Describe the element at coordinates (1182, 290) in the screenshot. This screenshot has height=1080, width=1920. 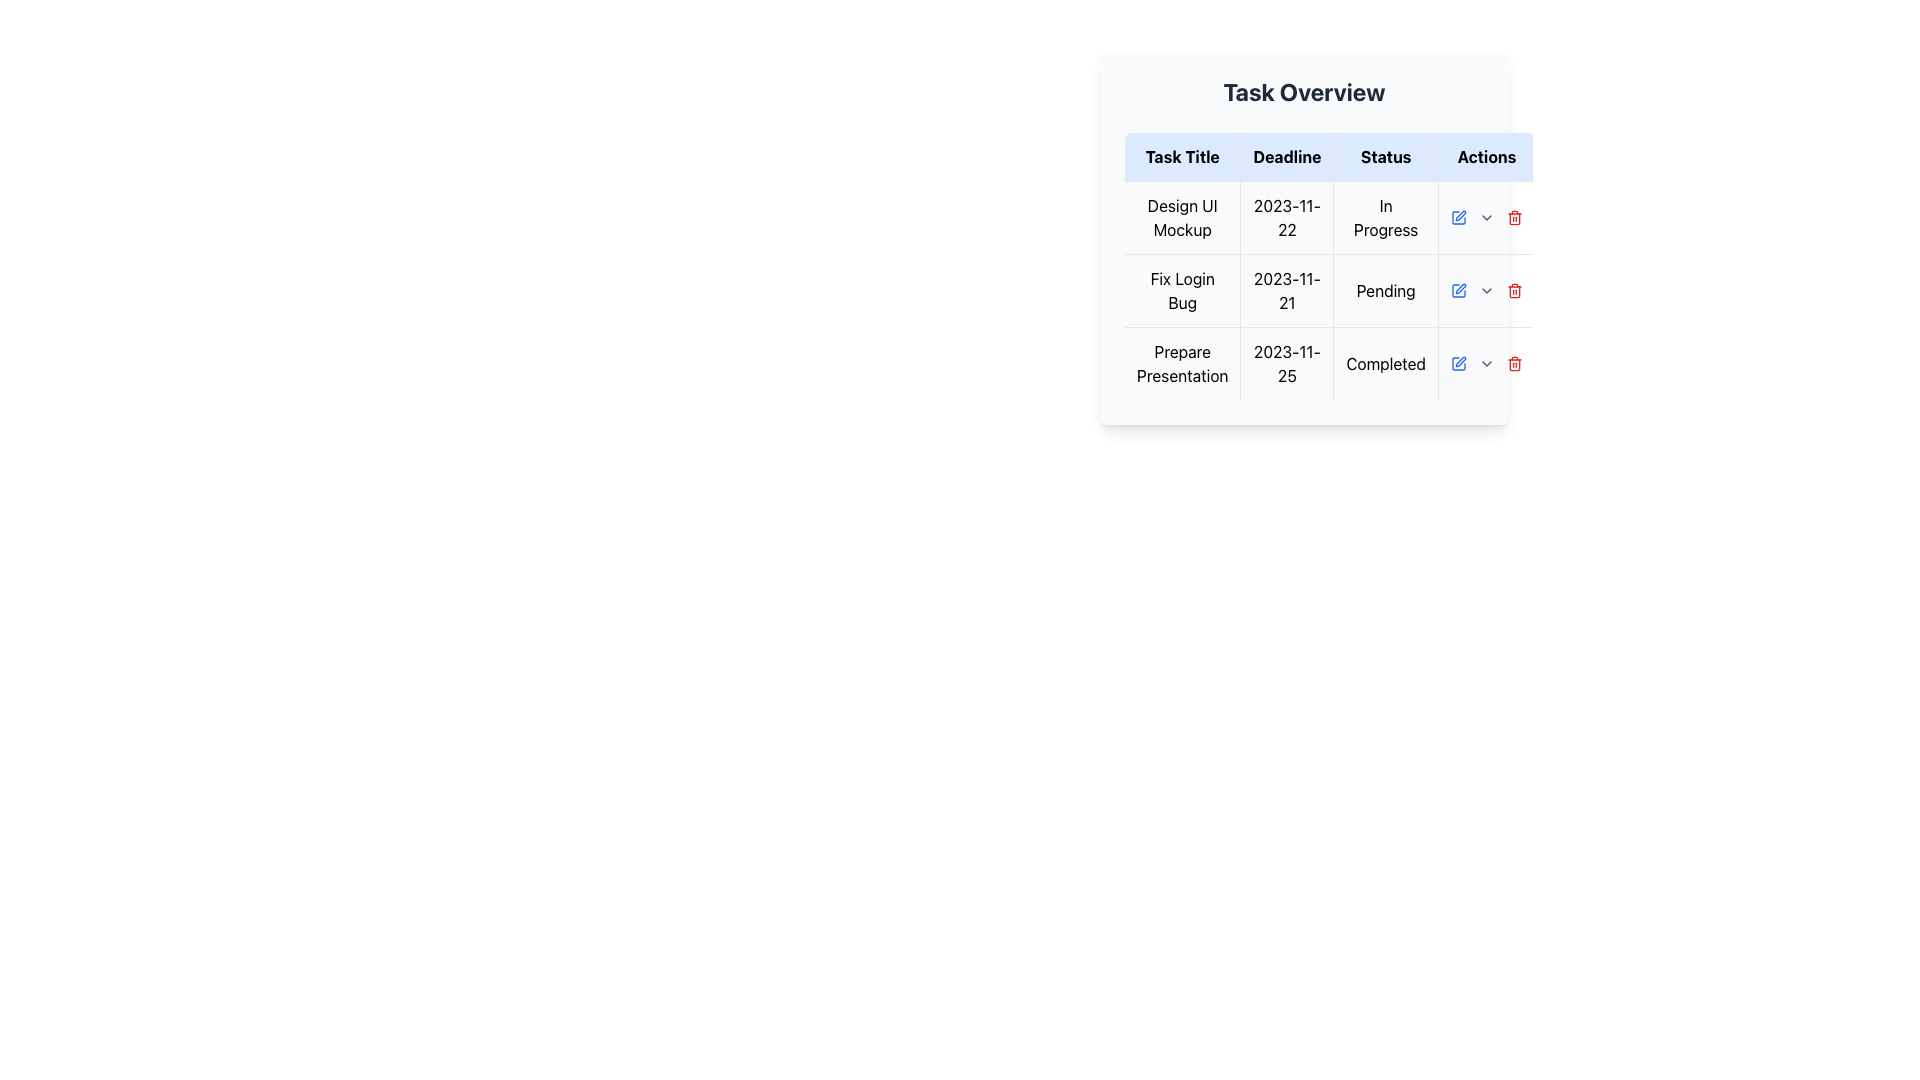
I see `the text label displaying 'Fix Login Bug' which is located in the leftmost cell of the second row of a structured table layout` at that location.